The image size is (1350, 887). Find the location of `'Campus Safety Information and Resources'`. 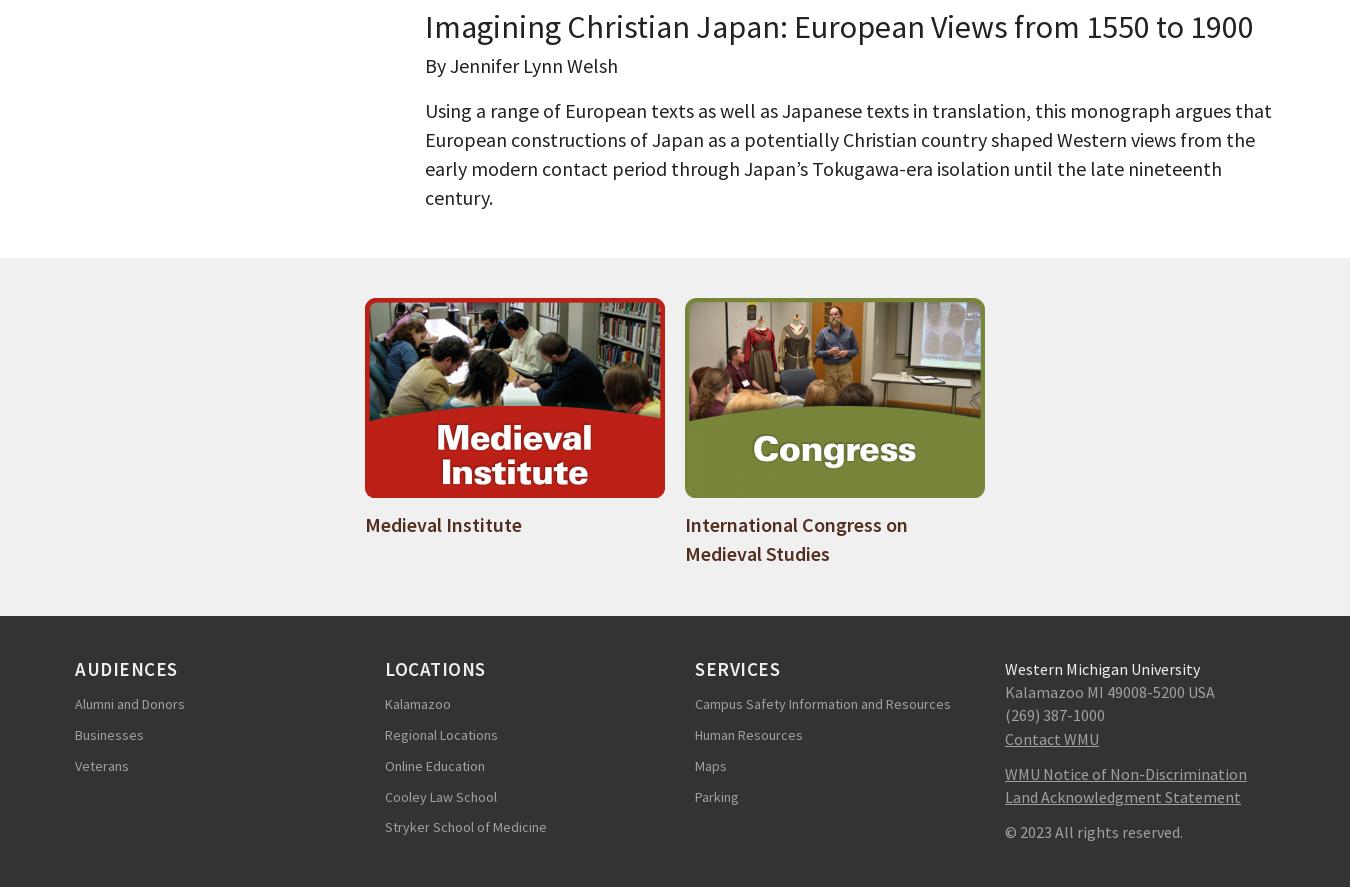

'Campus Safety Information and Resources' is located at coordinates (822, 704).